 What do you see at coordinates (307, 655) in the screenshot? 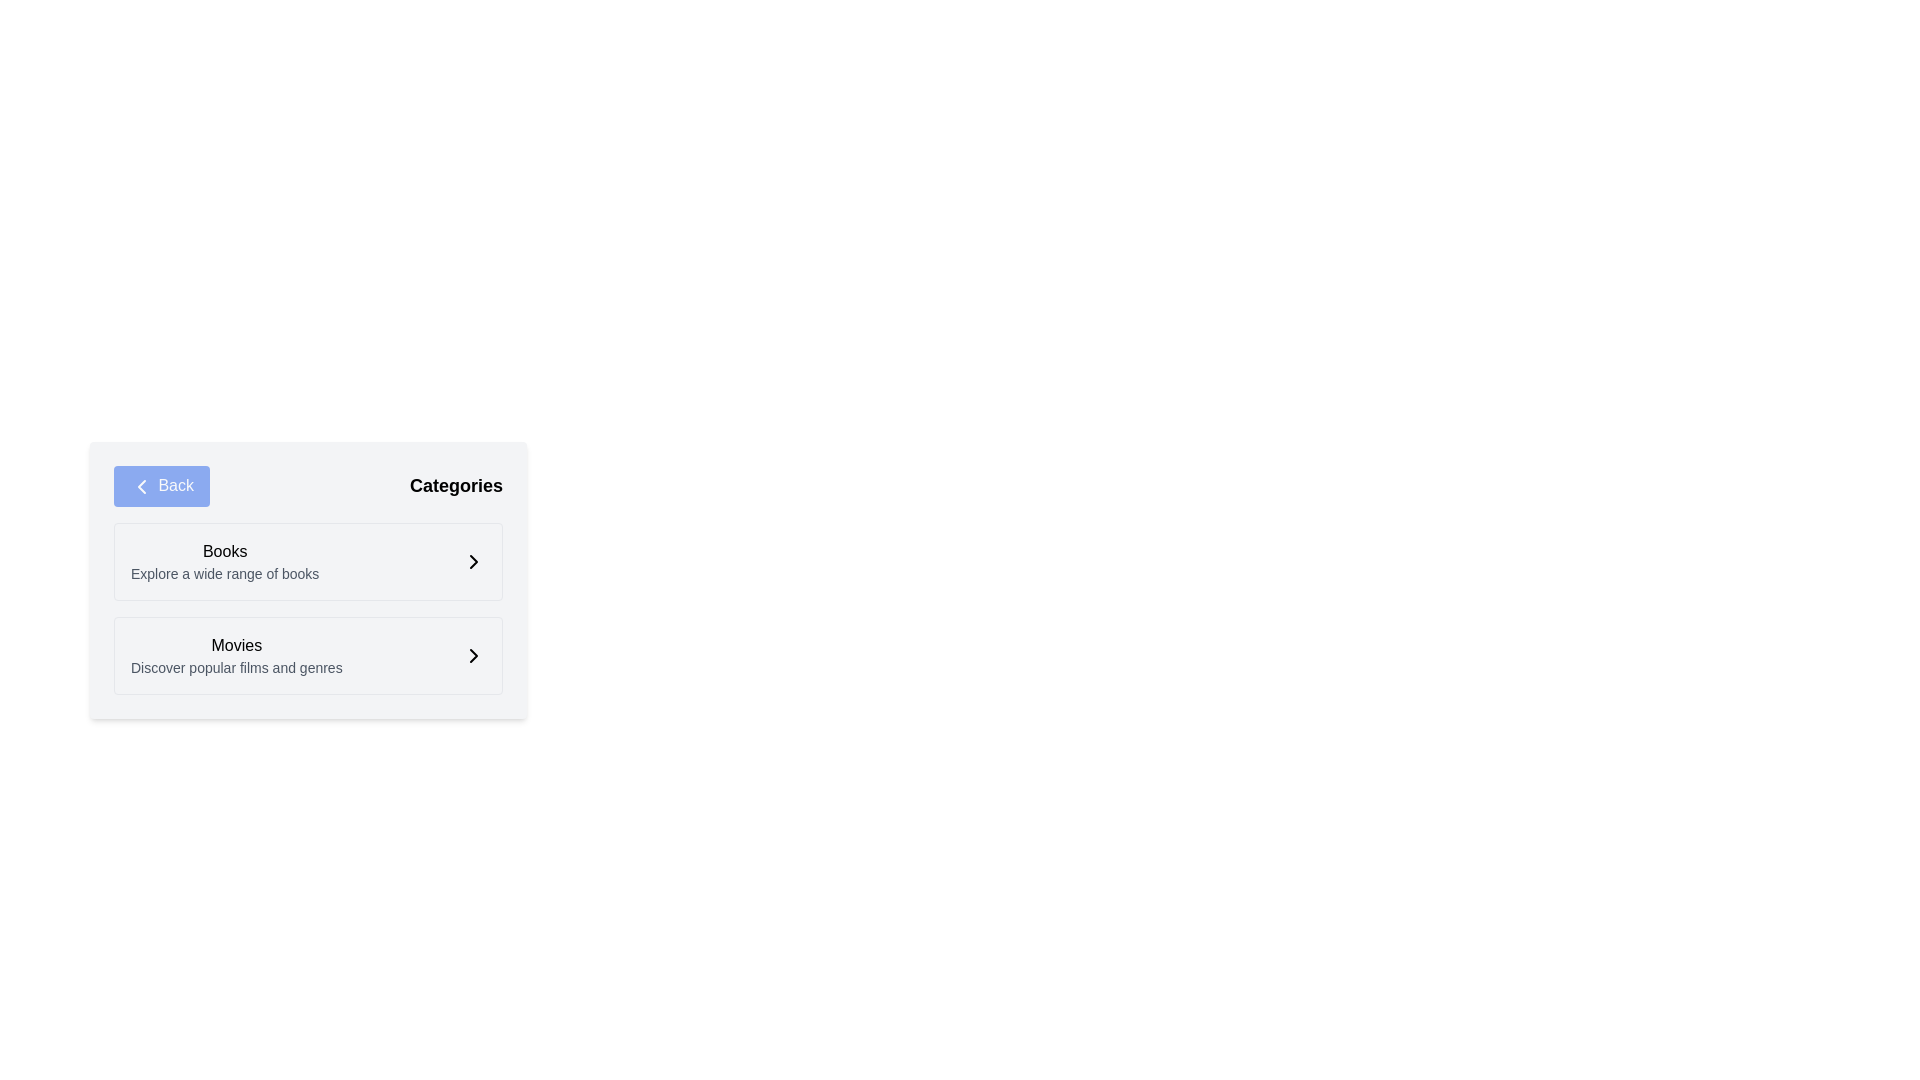
I see `the 'Movies' button-like panel, which has a rounded border, light gray background, and contains a bold title 'Movies' with a description below` at bounding box center [307, 655].